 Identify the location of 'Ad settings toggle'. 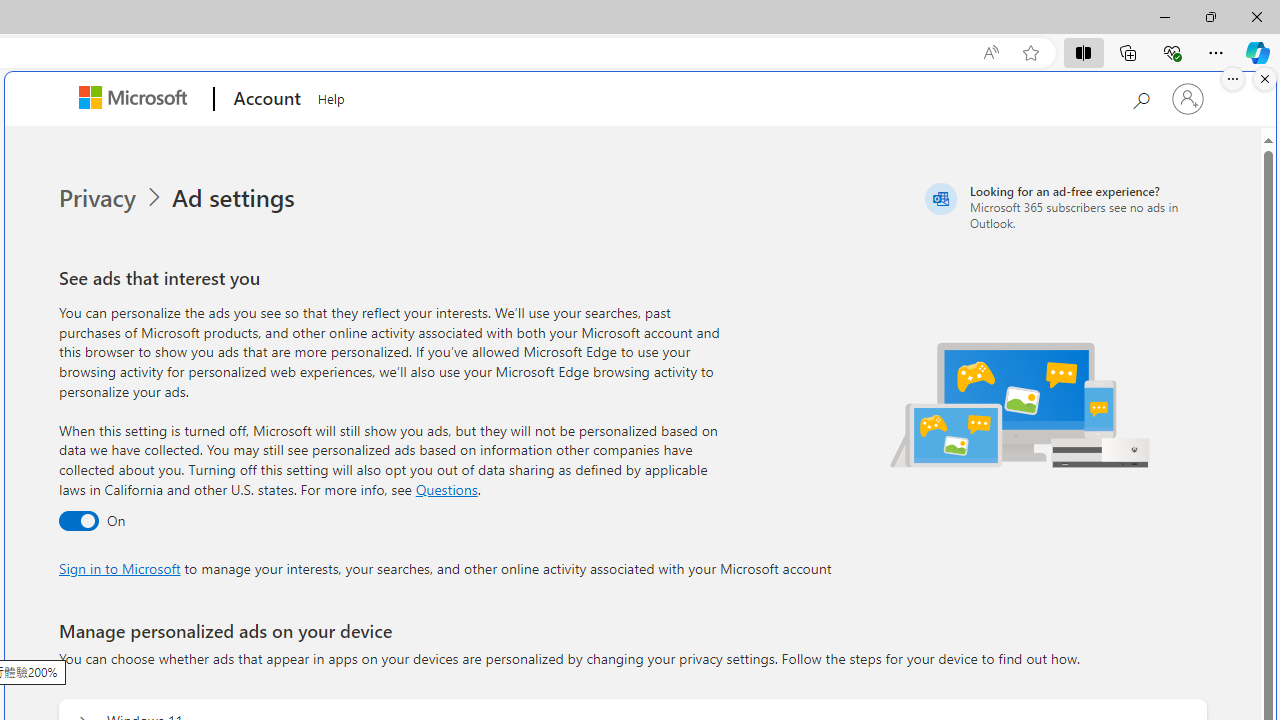
(78, 520).